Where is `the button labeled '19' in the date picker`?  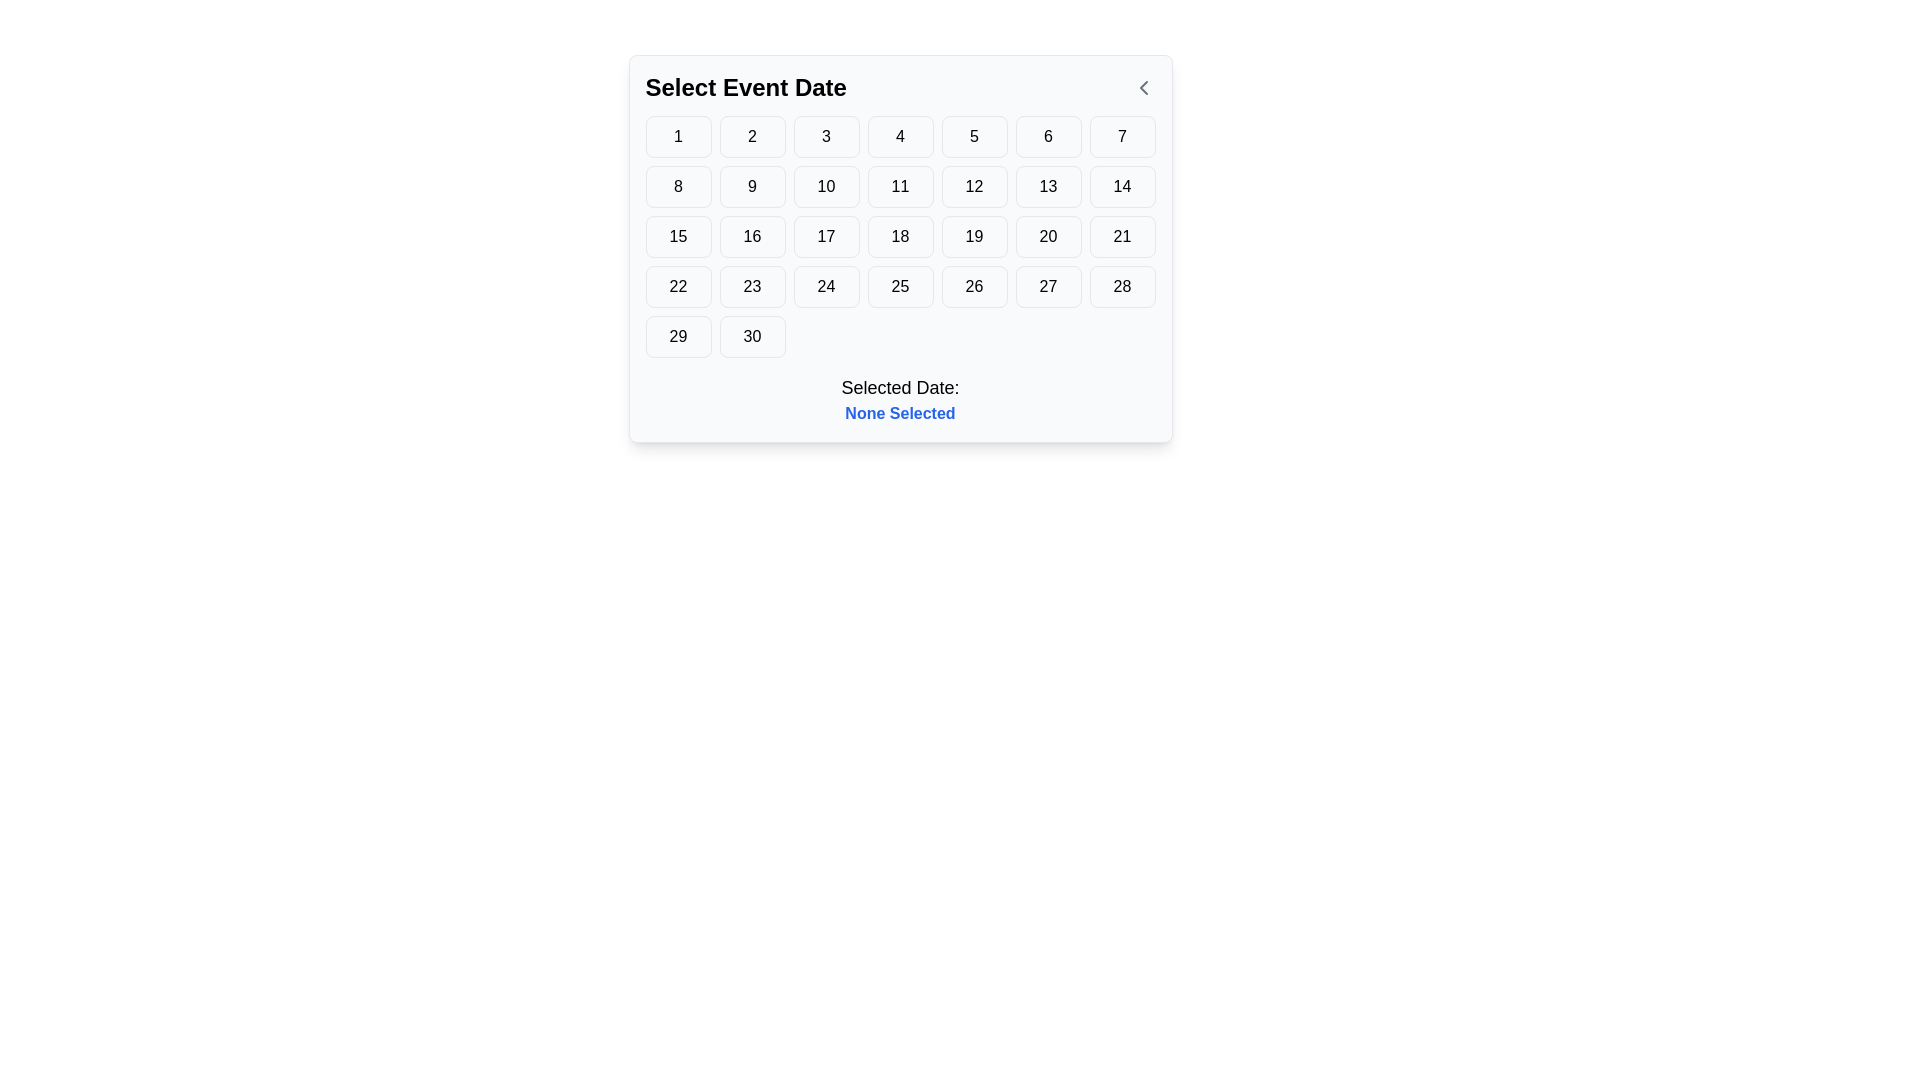 the button labeled '19' in the date picker is located at coordinates (974, 235).